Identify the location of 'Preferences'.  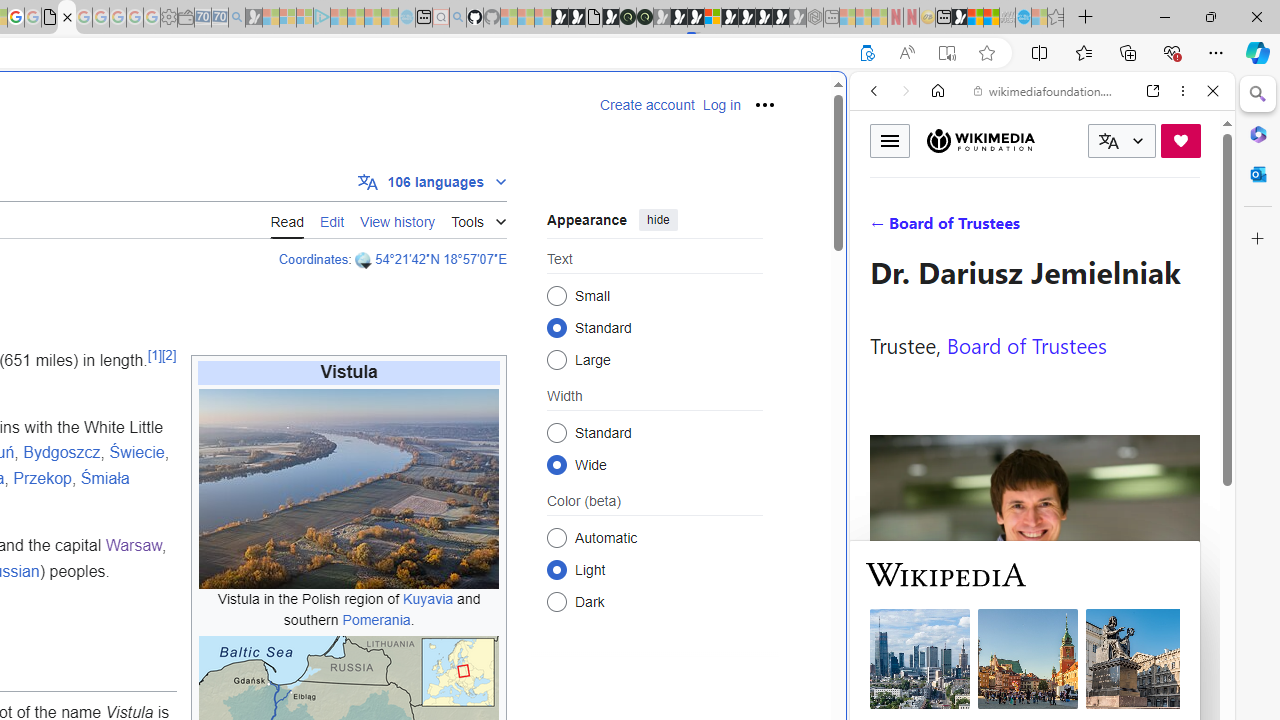
(1189, 227).